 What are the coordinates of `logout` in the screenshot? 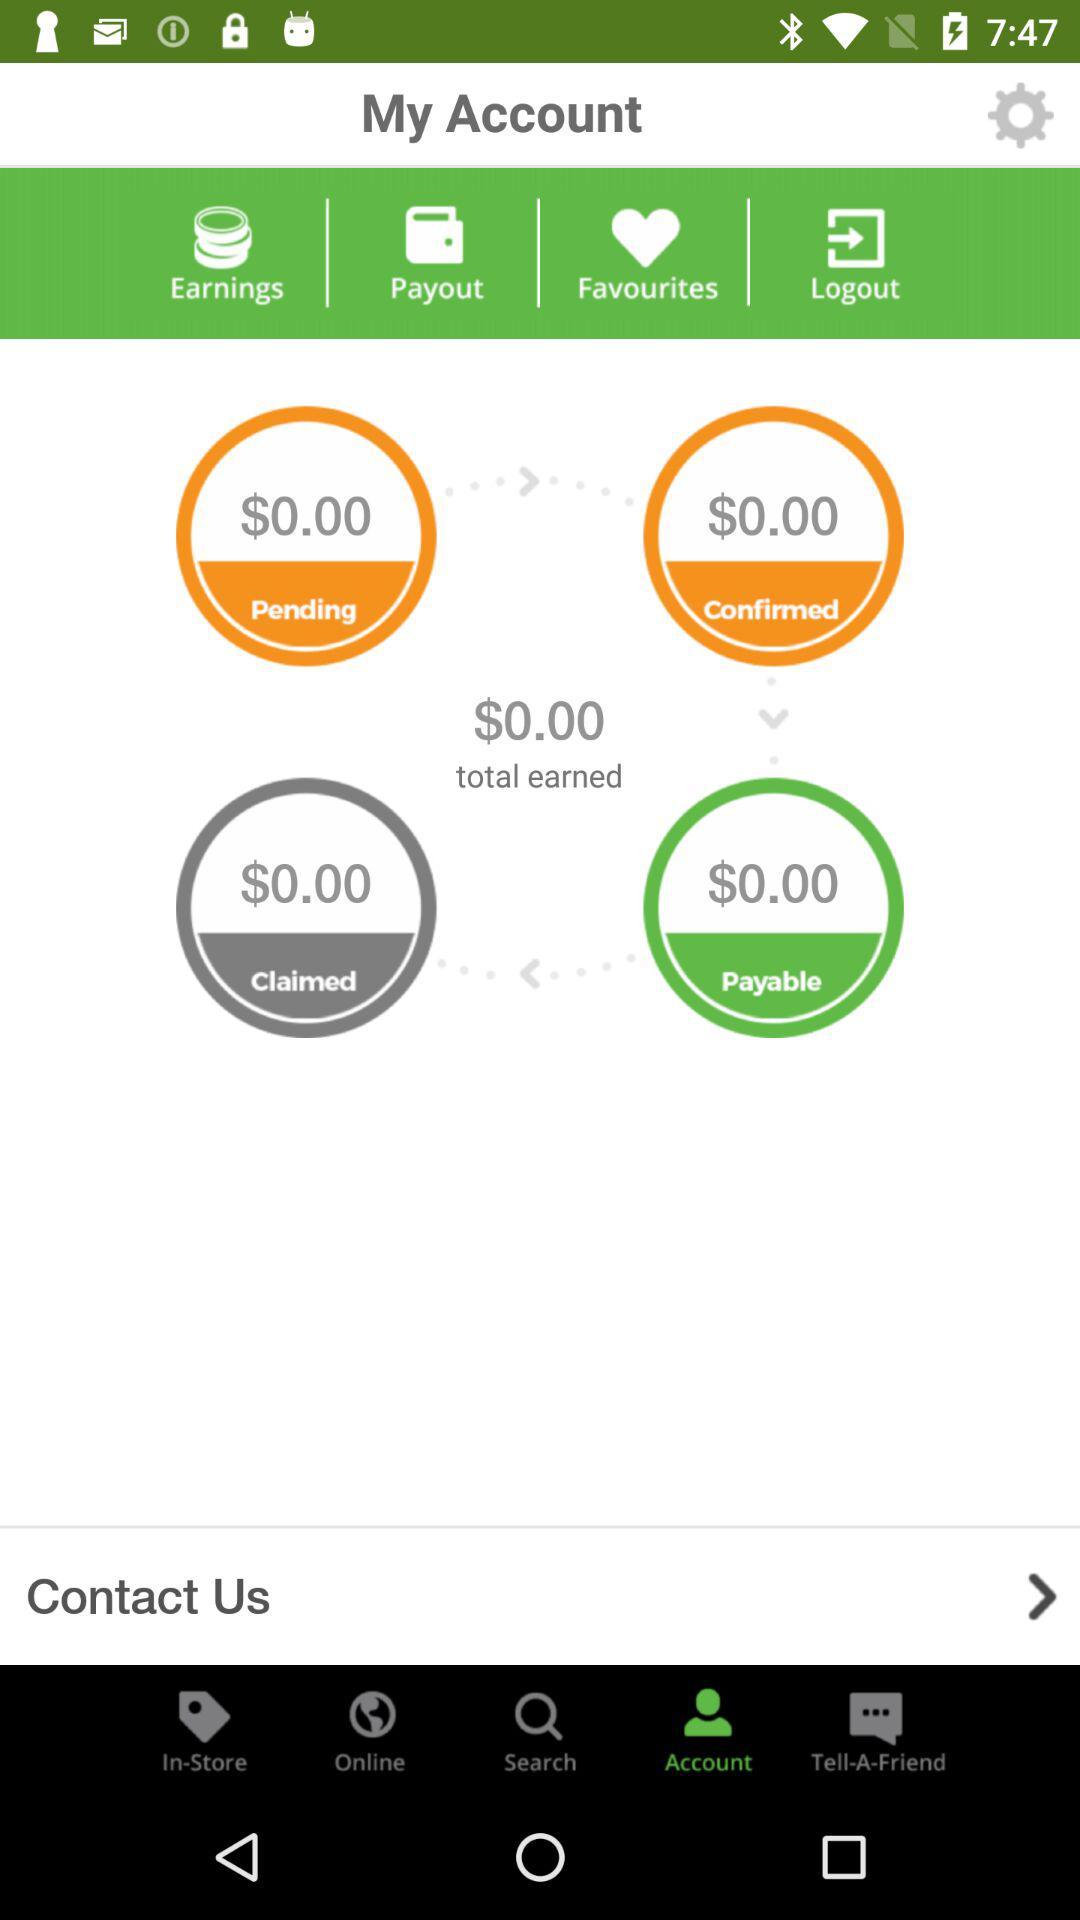 It's located at (855, 253).